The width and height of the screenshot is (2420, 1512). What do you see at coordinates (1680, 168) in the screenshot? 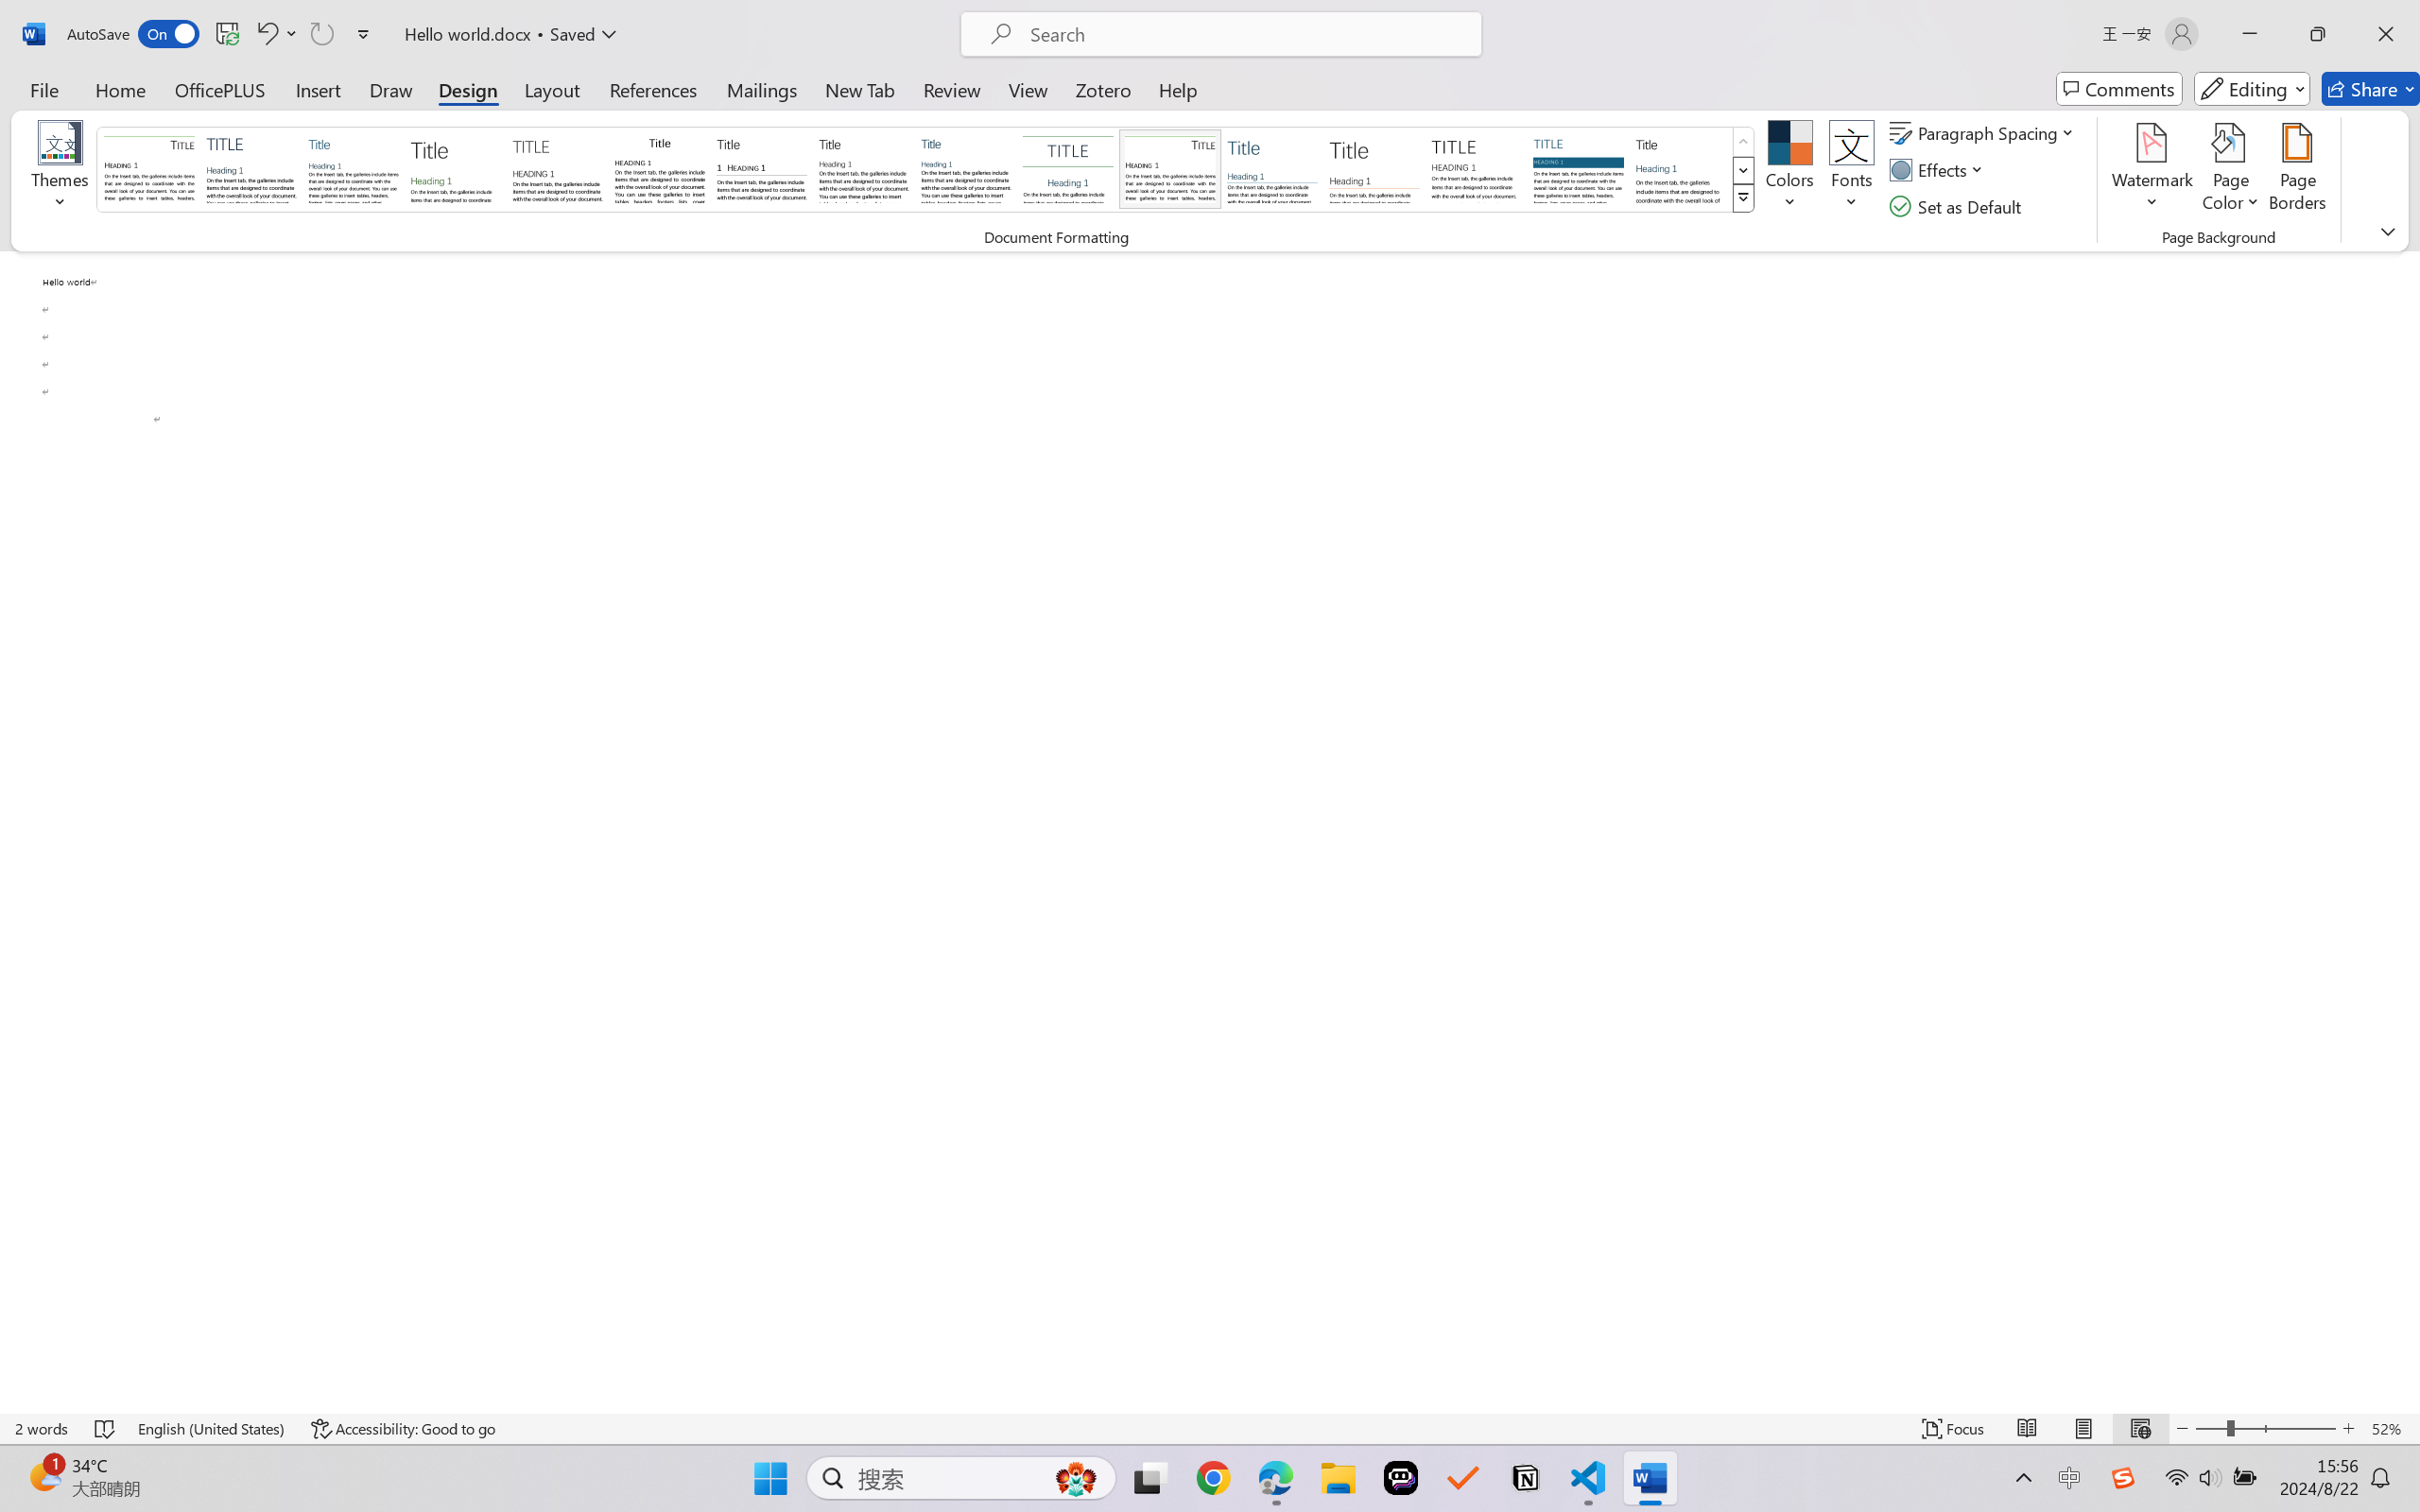
I see `'Word'` at bounding box center [1680, 168].